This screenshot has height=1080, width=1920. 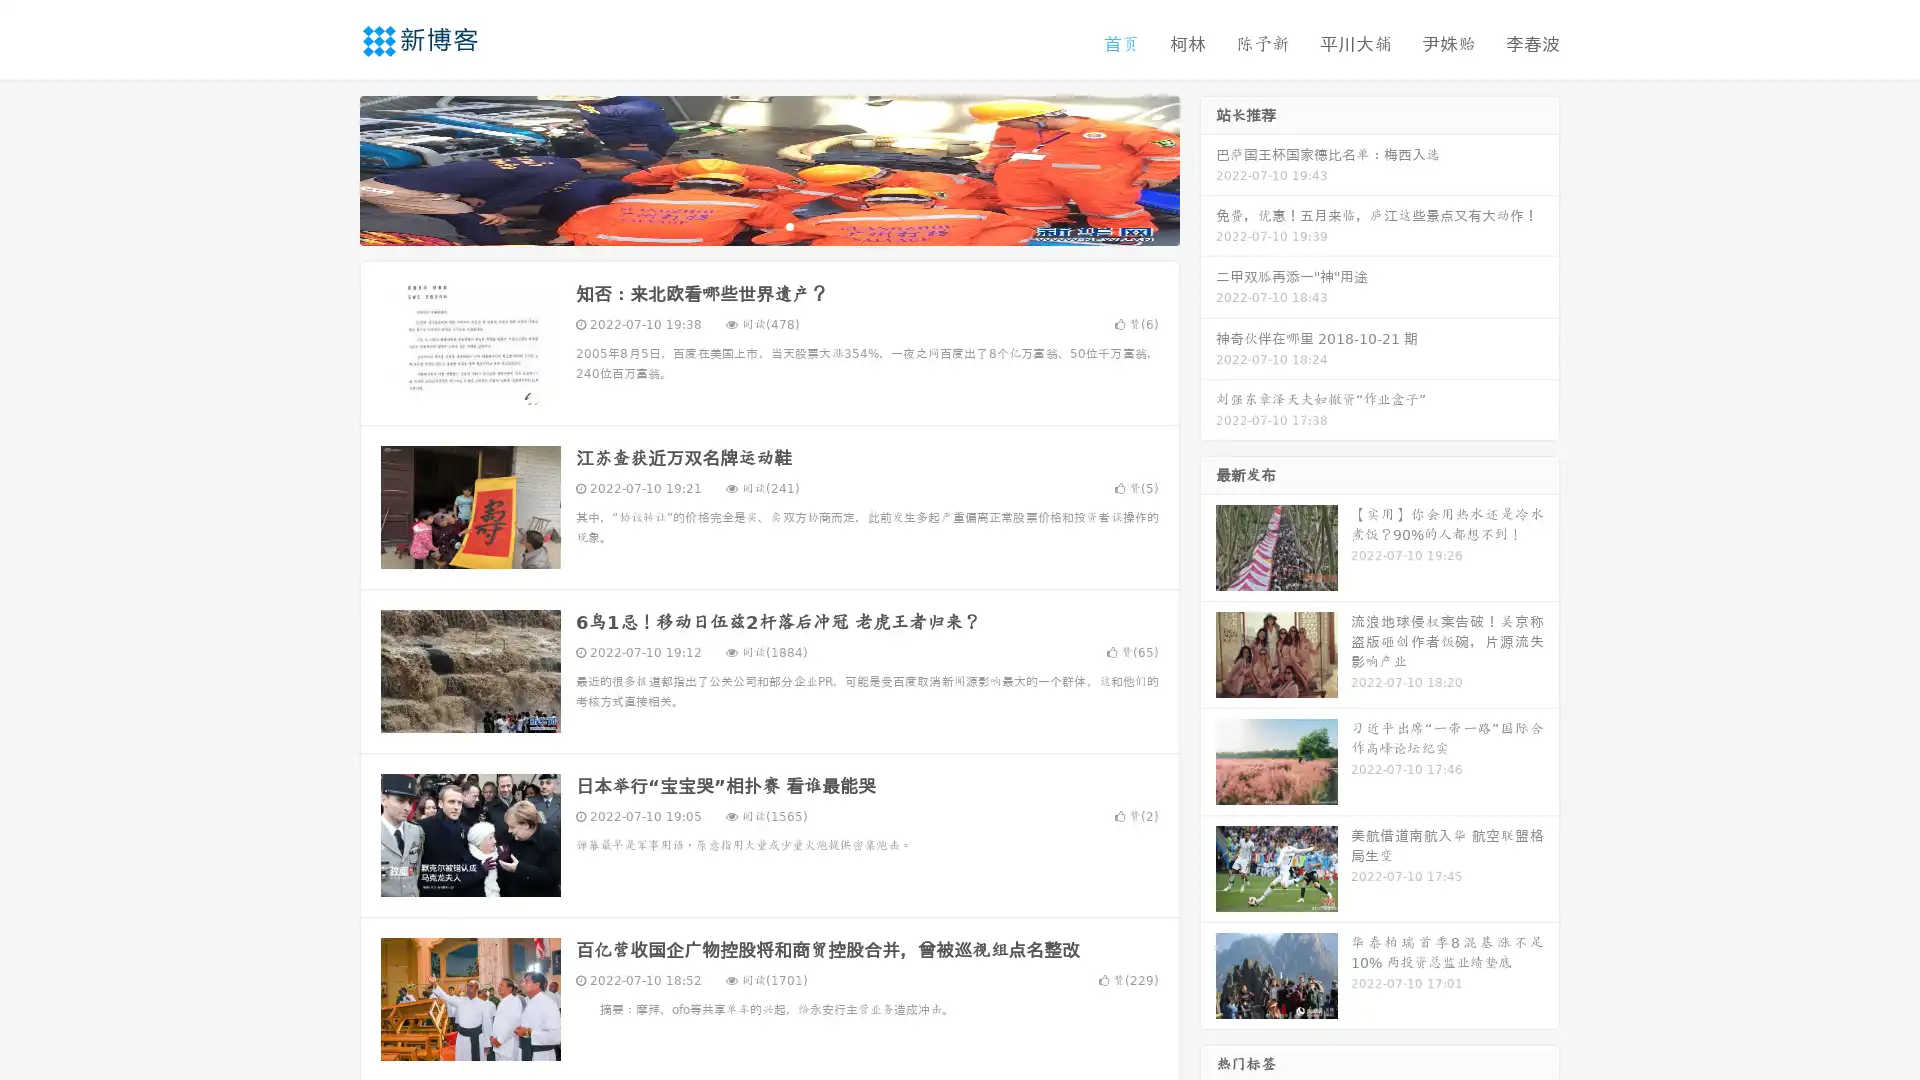 I want to click on Next slide, so click(x=1208, y=168).